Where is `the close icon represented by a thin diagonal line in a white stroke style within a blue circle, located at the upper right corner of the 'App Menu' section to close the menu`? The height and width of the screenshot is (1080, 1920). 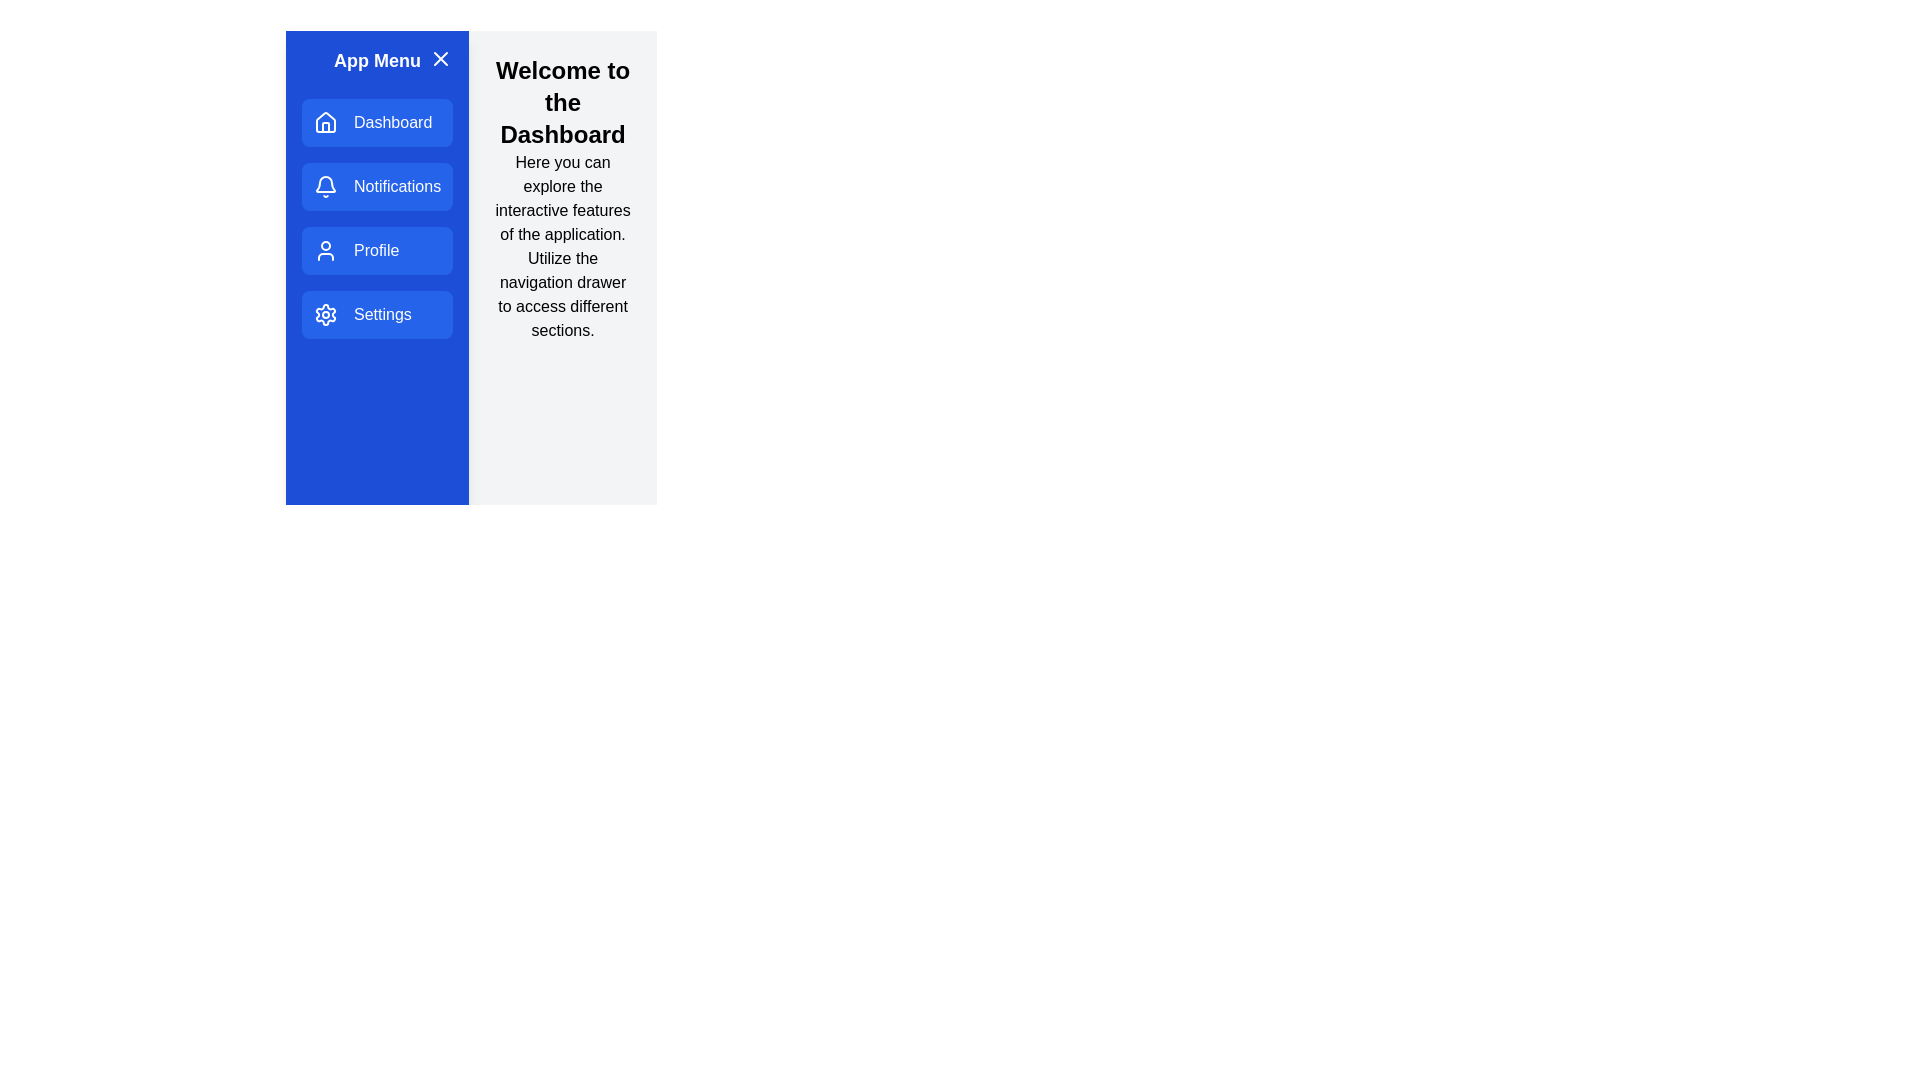 the close icon represented by a thin diagonal line in a white stroke style within a blue circle, located at the upper right corner of the 'App Menu' section to close the menu is located at coordinates (440, 57).